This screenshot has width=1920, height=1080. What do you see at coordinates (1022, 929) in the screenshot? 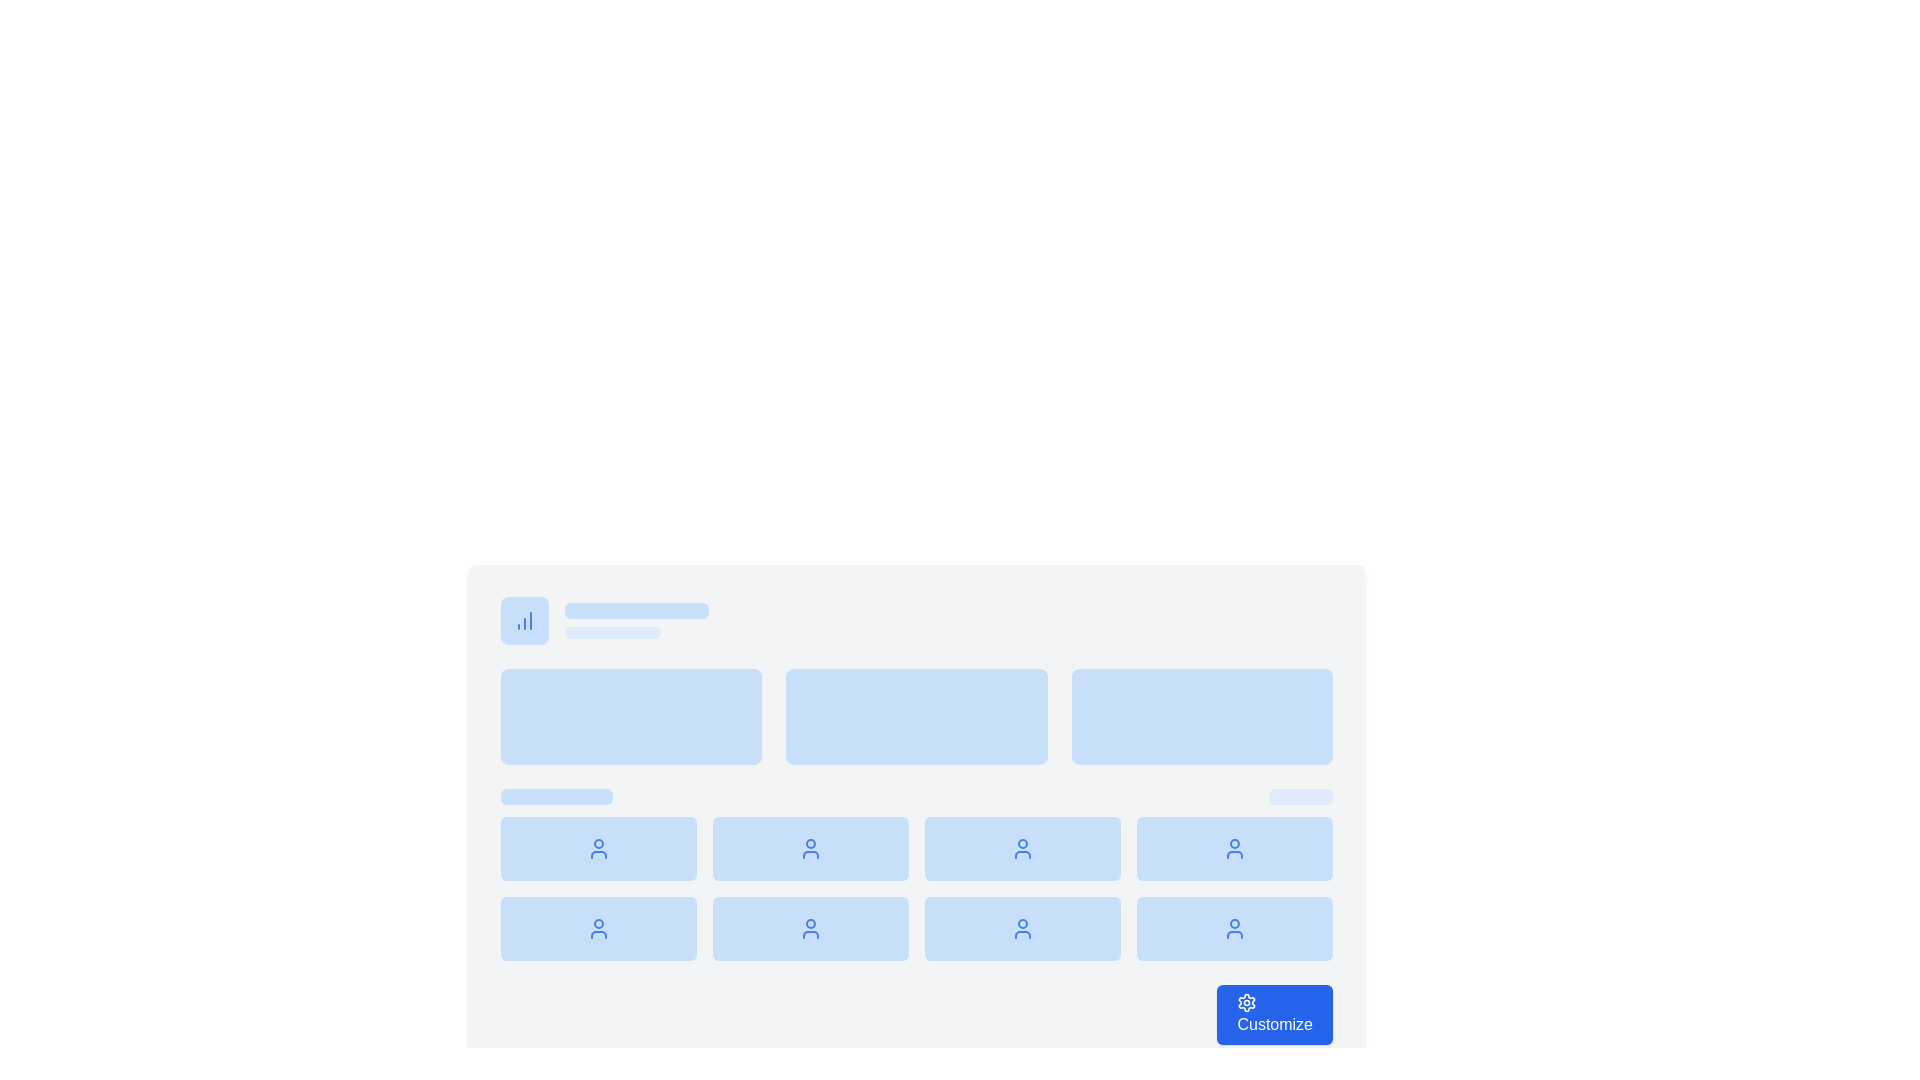
I see `the user icon styled as a simplified human figure silhouette, which is the third icon in the second row of a grid, to interact` at bounding box center [1022, 929].